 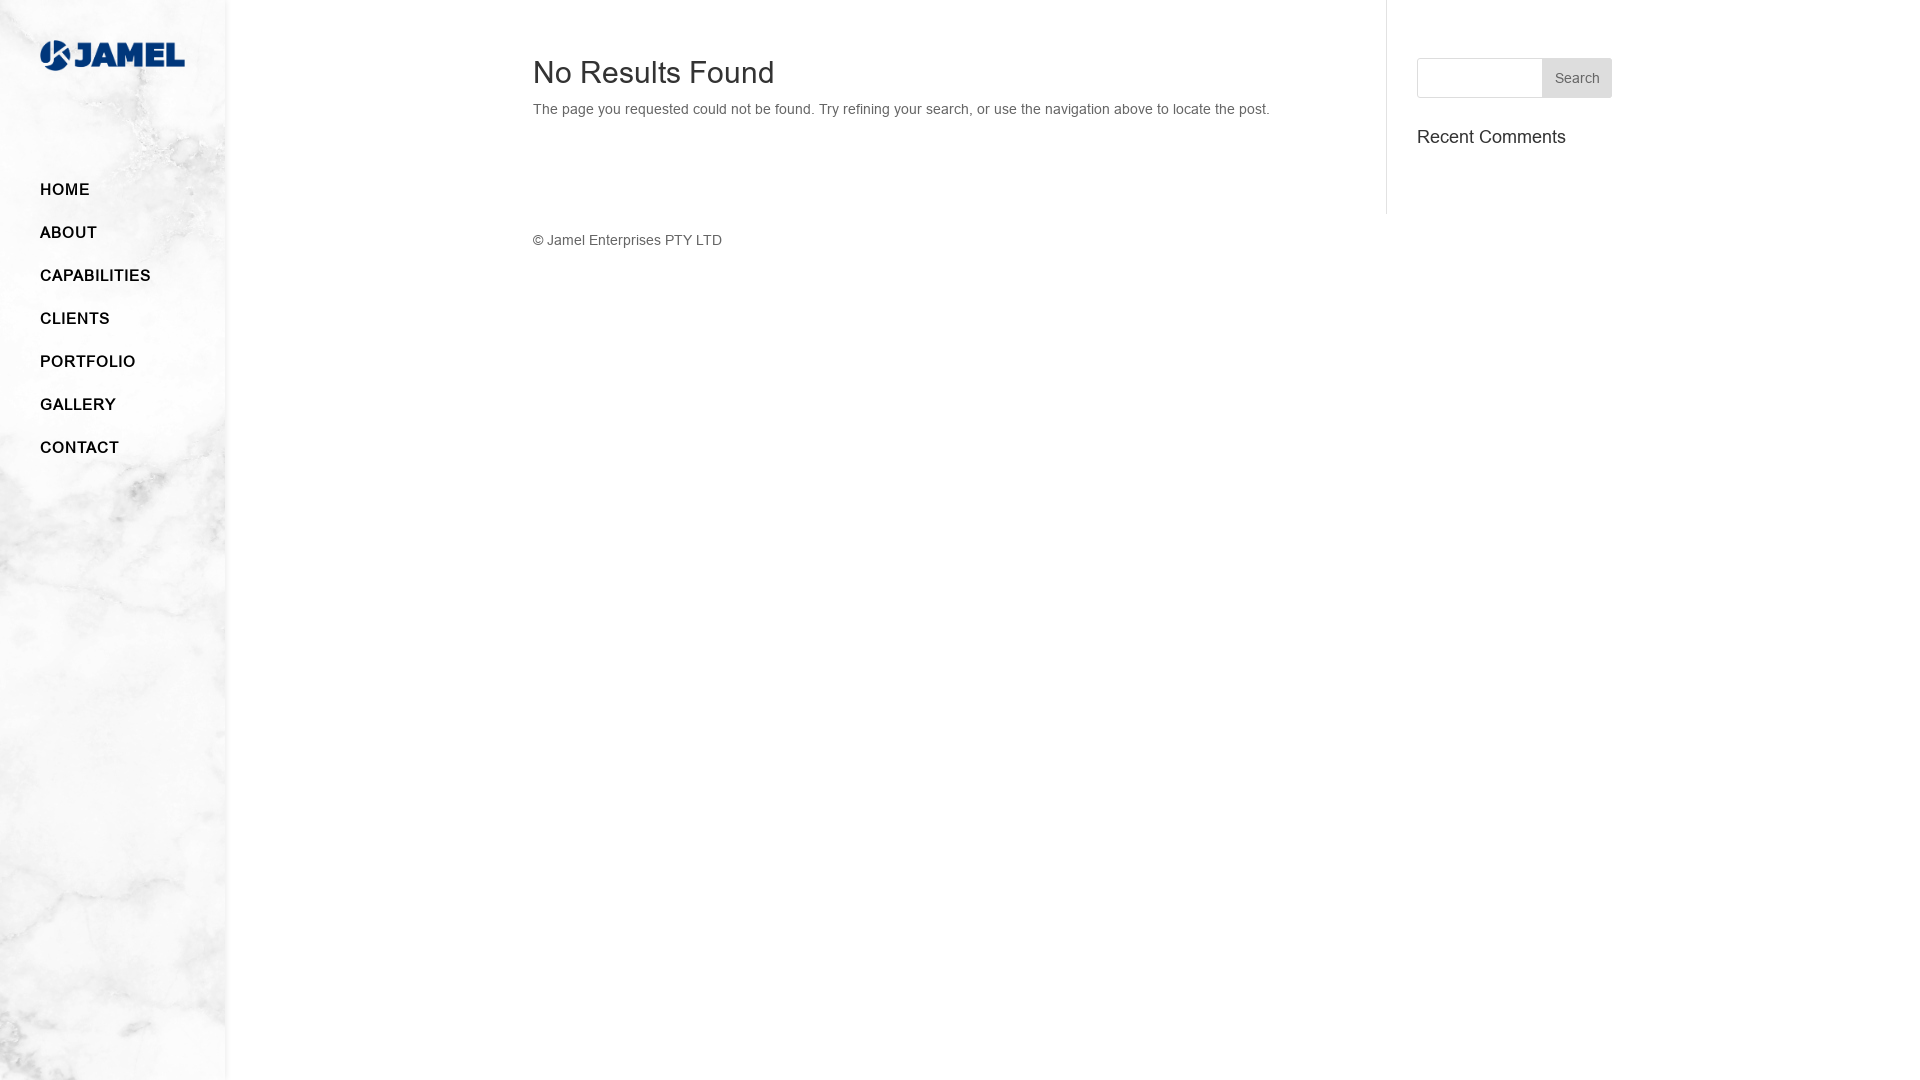 What do you see at coordinates (1540, 76) in the screenshot?
I see `'Search'` at bounding box center [1540, 76].